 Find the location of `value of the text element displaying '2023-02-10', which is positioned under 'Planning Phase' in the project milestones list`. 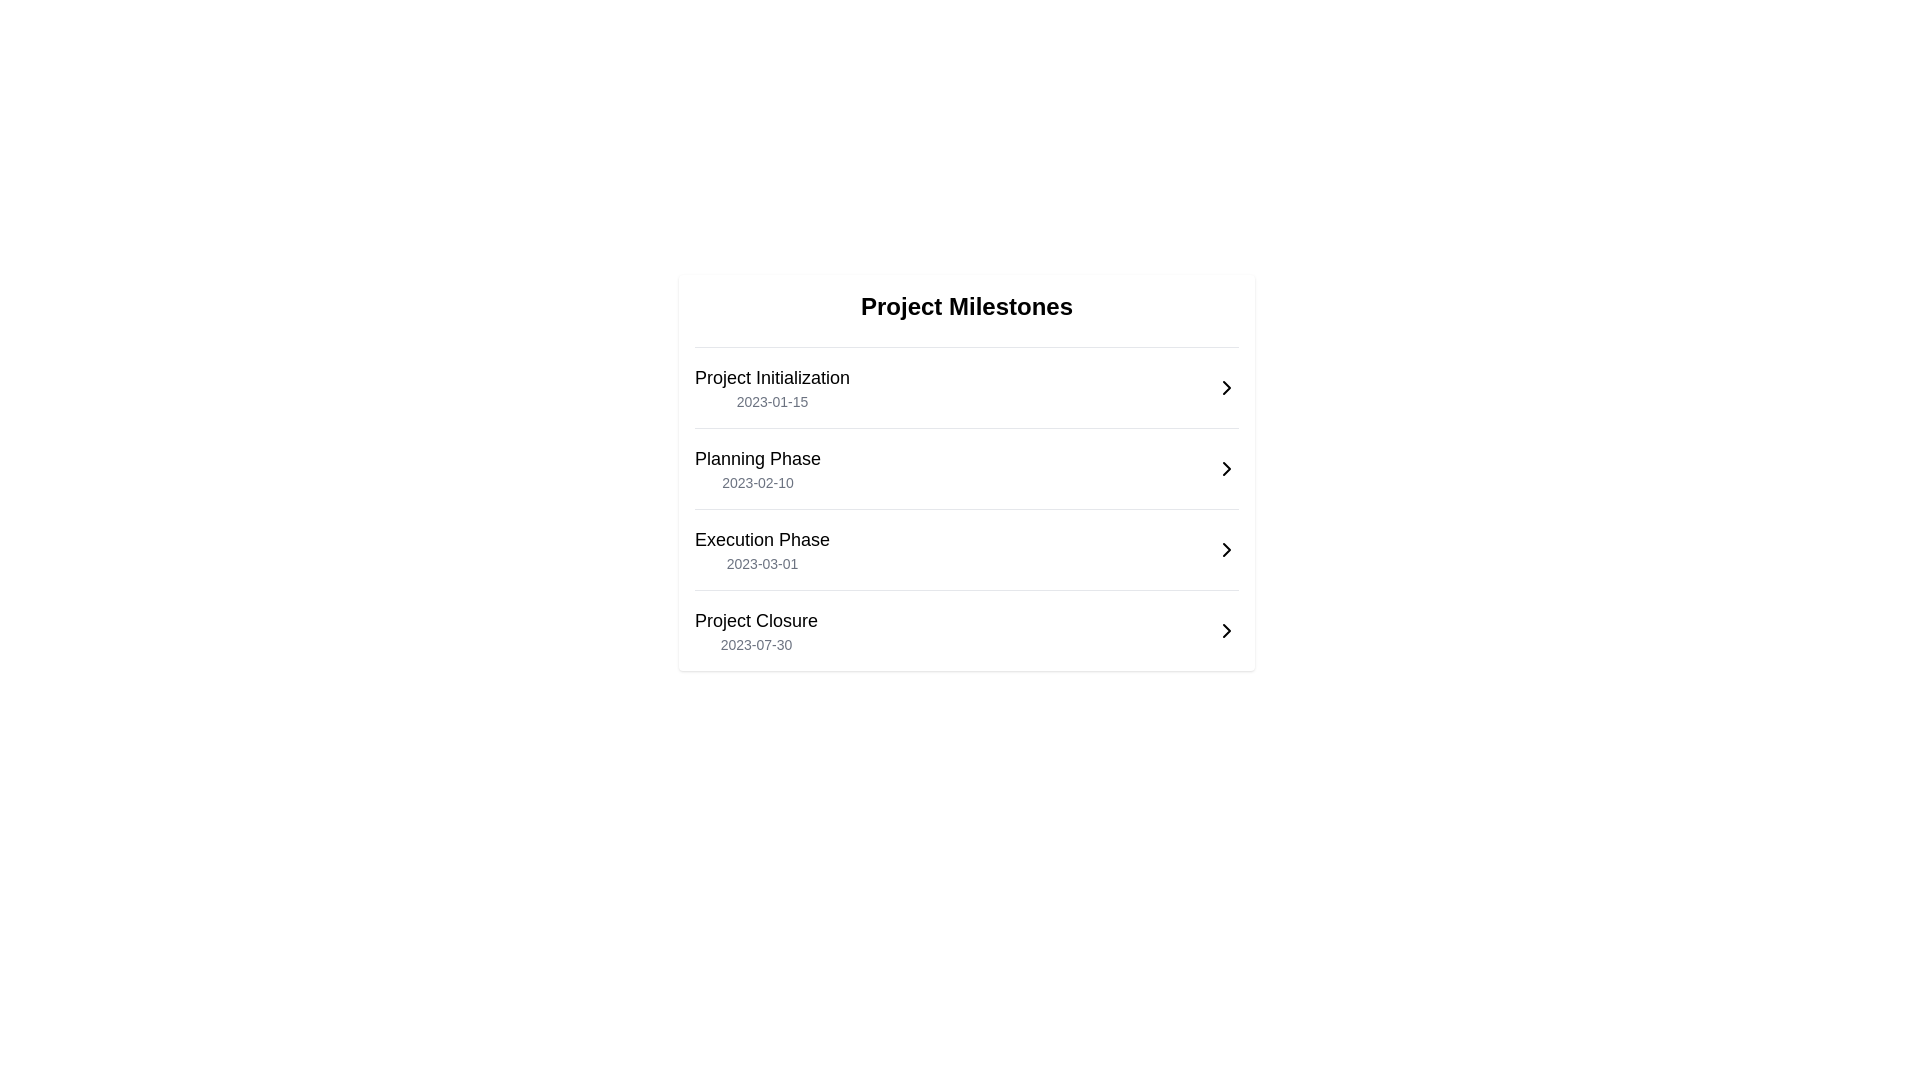

value of the text element displaying '2023-02-10', which is positioned under 'Planning Phase' in the project milestones list is located at coordinates (757, 482).